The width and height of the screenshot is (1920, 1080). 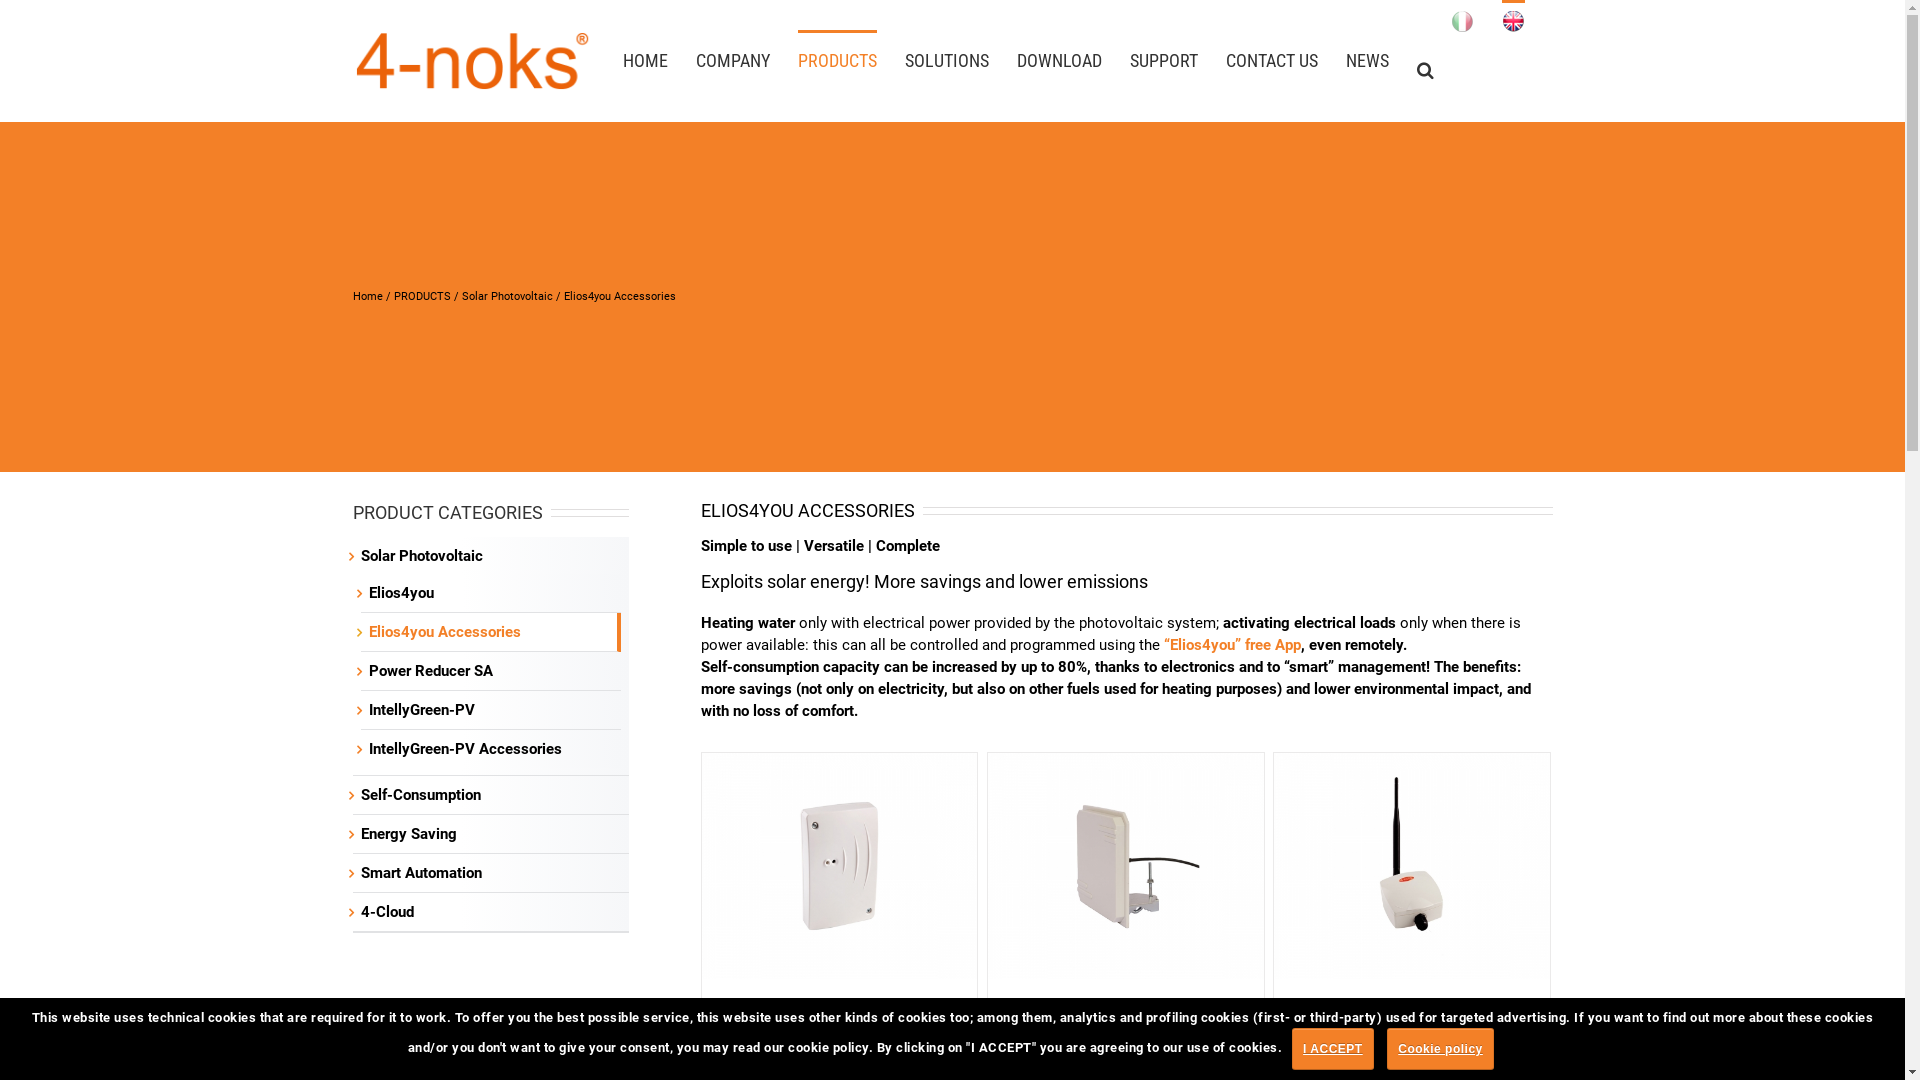 I want to click on 'IntellyGreen-PV', so click(x=368, y=708).